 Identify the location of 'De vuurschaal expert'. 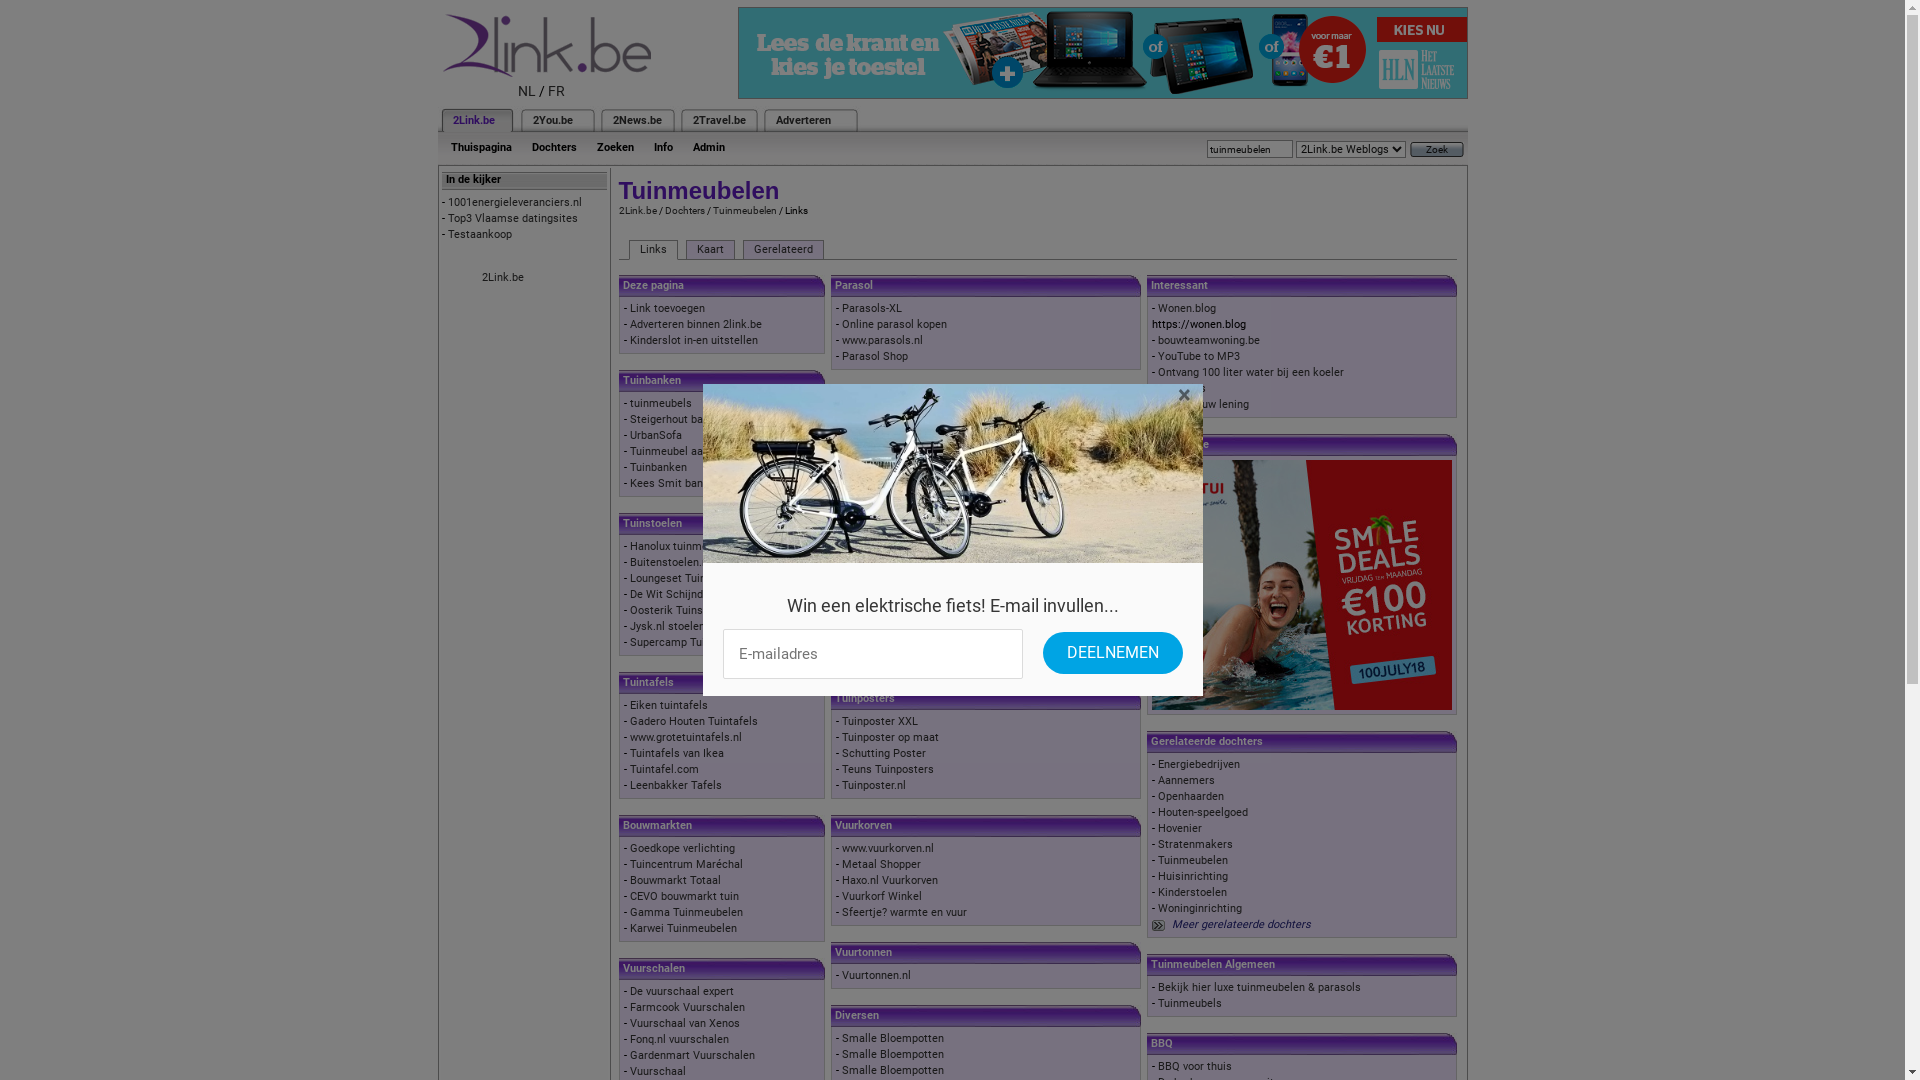
(628, 991).